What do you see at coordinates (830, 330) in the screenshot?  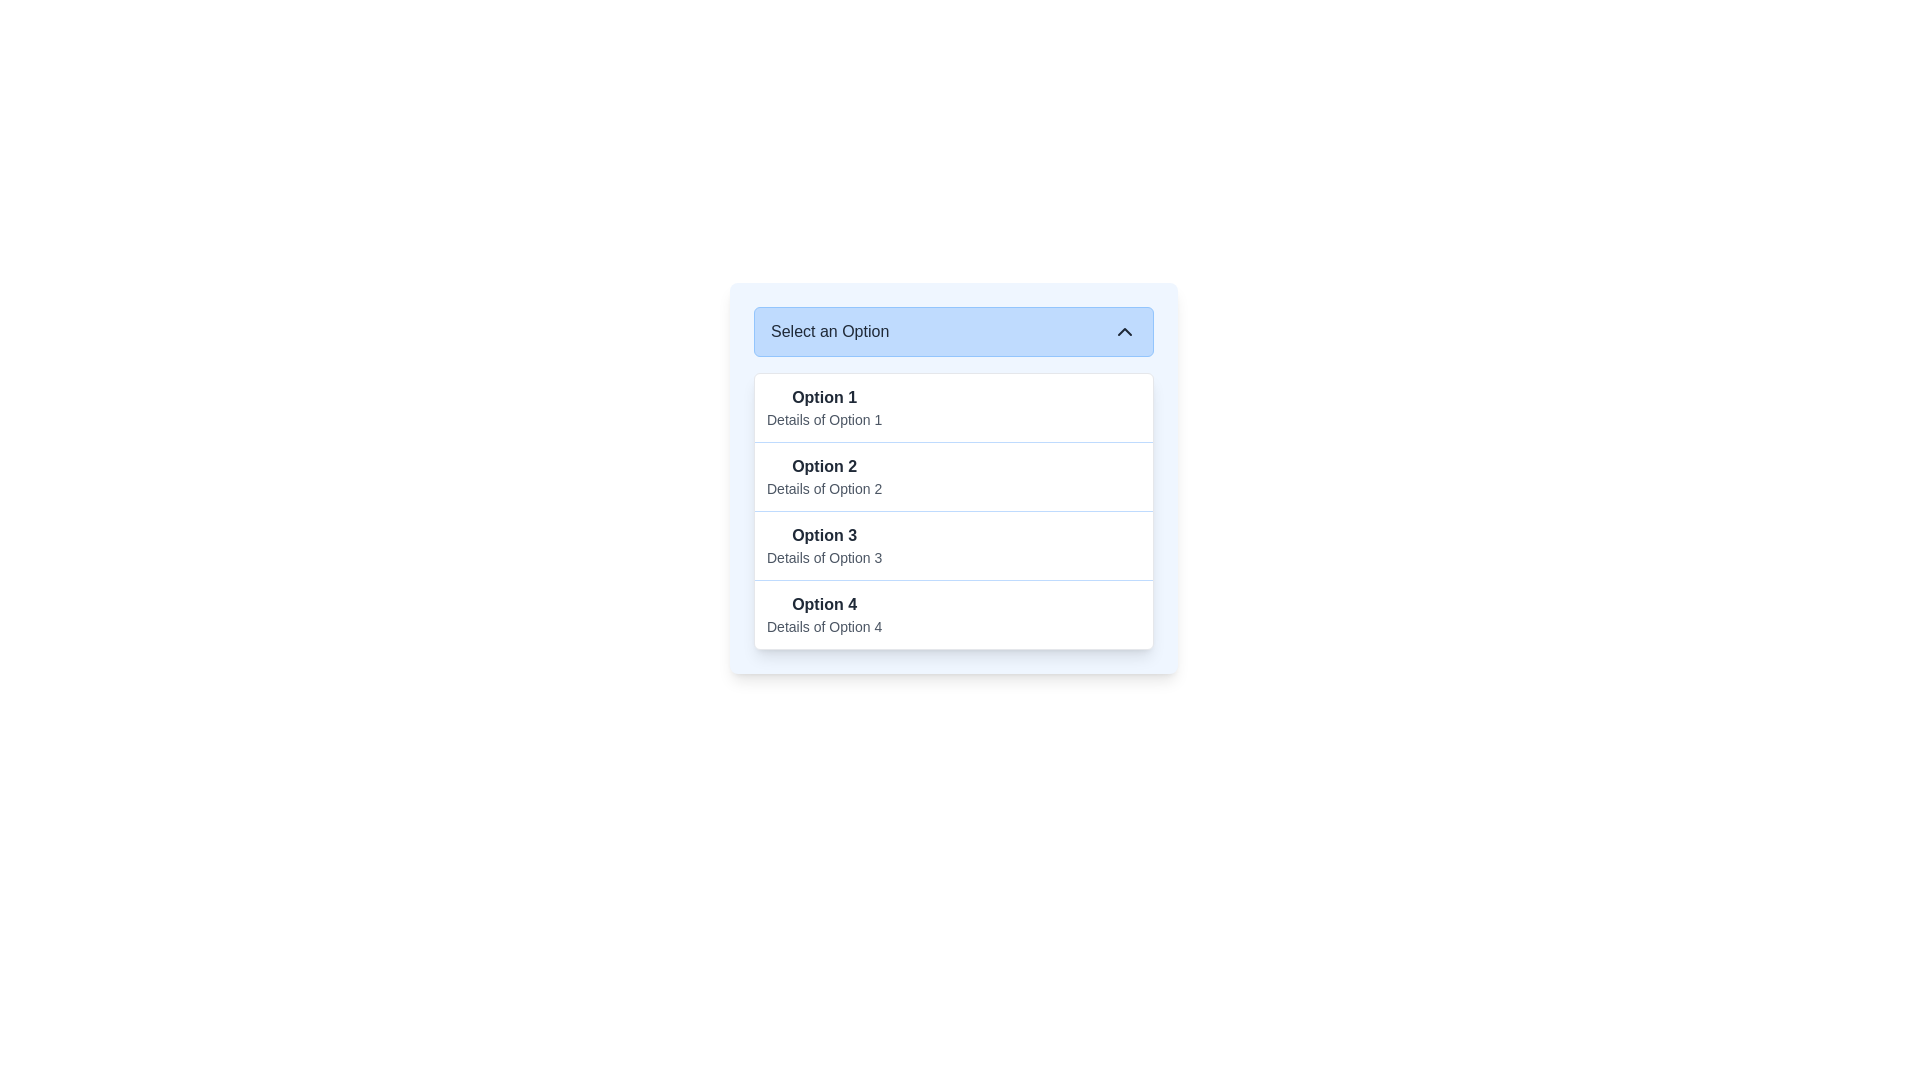 I see `the text label element displaying 'Select an Option', which is part of the dropdown header with a light blue background and a chevron icon to the right` at bounding box center [830, 330].